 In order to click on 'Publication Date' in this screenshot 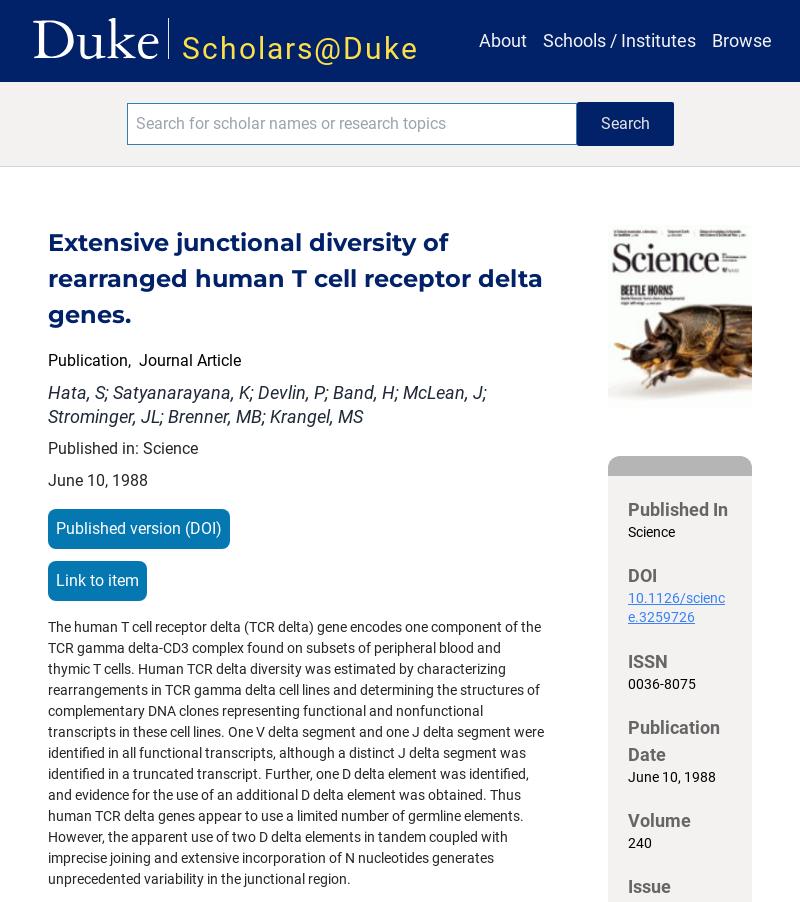, I will do `click(674, 740)`.